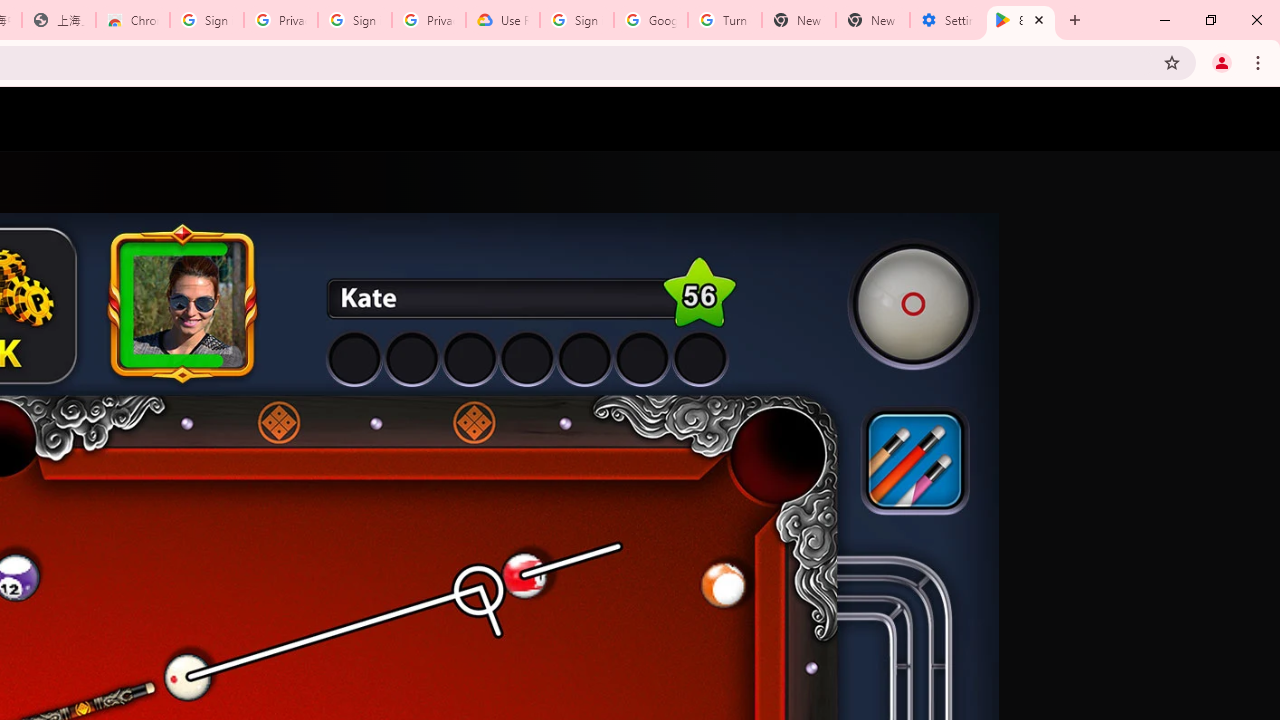 This screenshot has width=1280, height=720. What do you see at coordinates (1021, 20) in the screenshot?
I see `'8 Ball Pool - Apps on Google Play'` at bounding box center [1021, 20].